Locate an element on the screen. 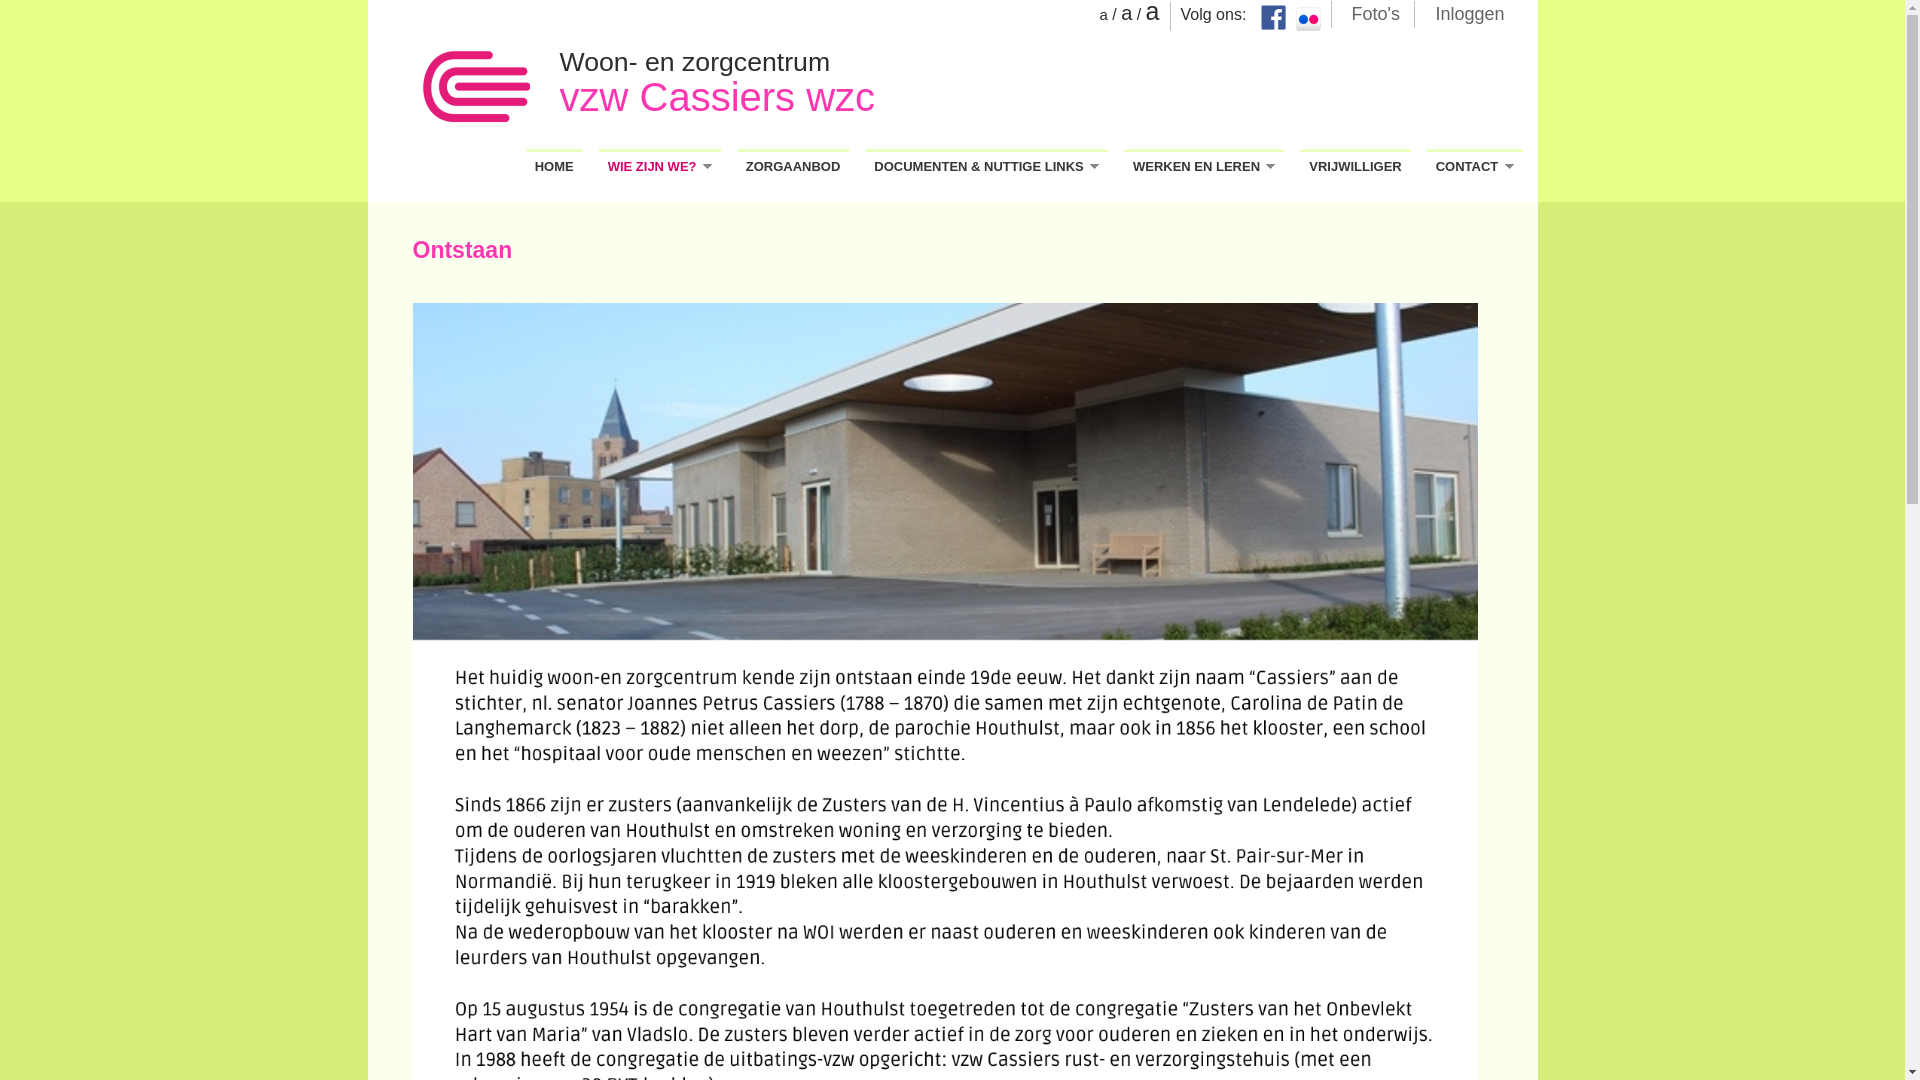 The image size is (1920, 1080). 'Home Page' is located at coordinates (474, 87).